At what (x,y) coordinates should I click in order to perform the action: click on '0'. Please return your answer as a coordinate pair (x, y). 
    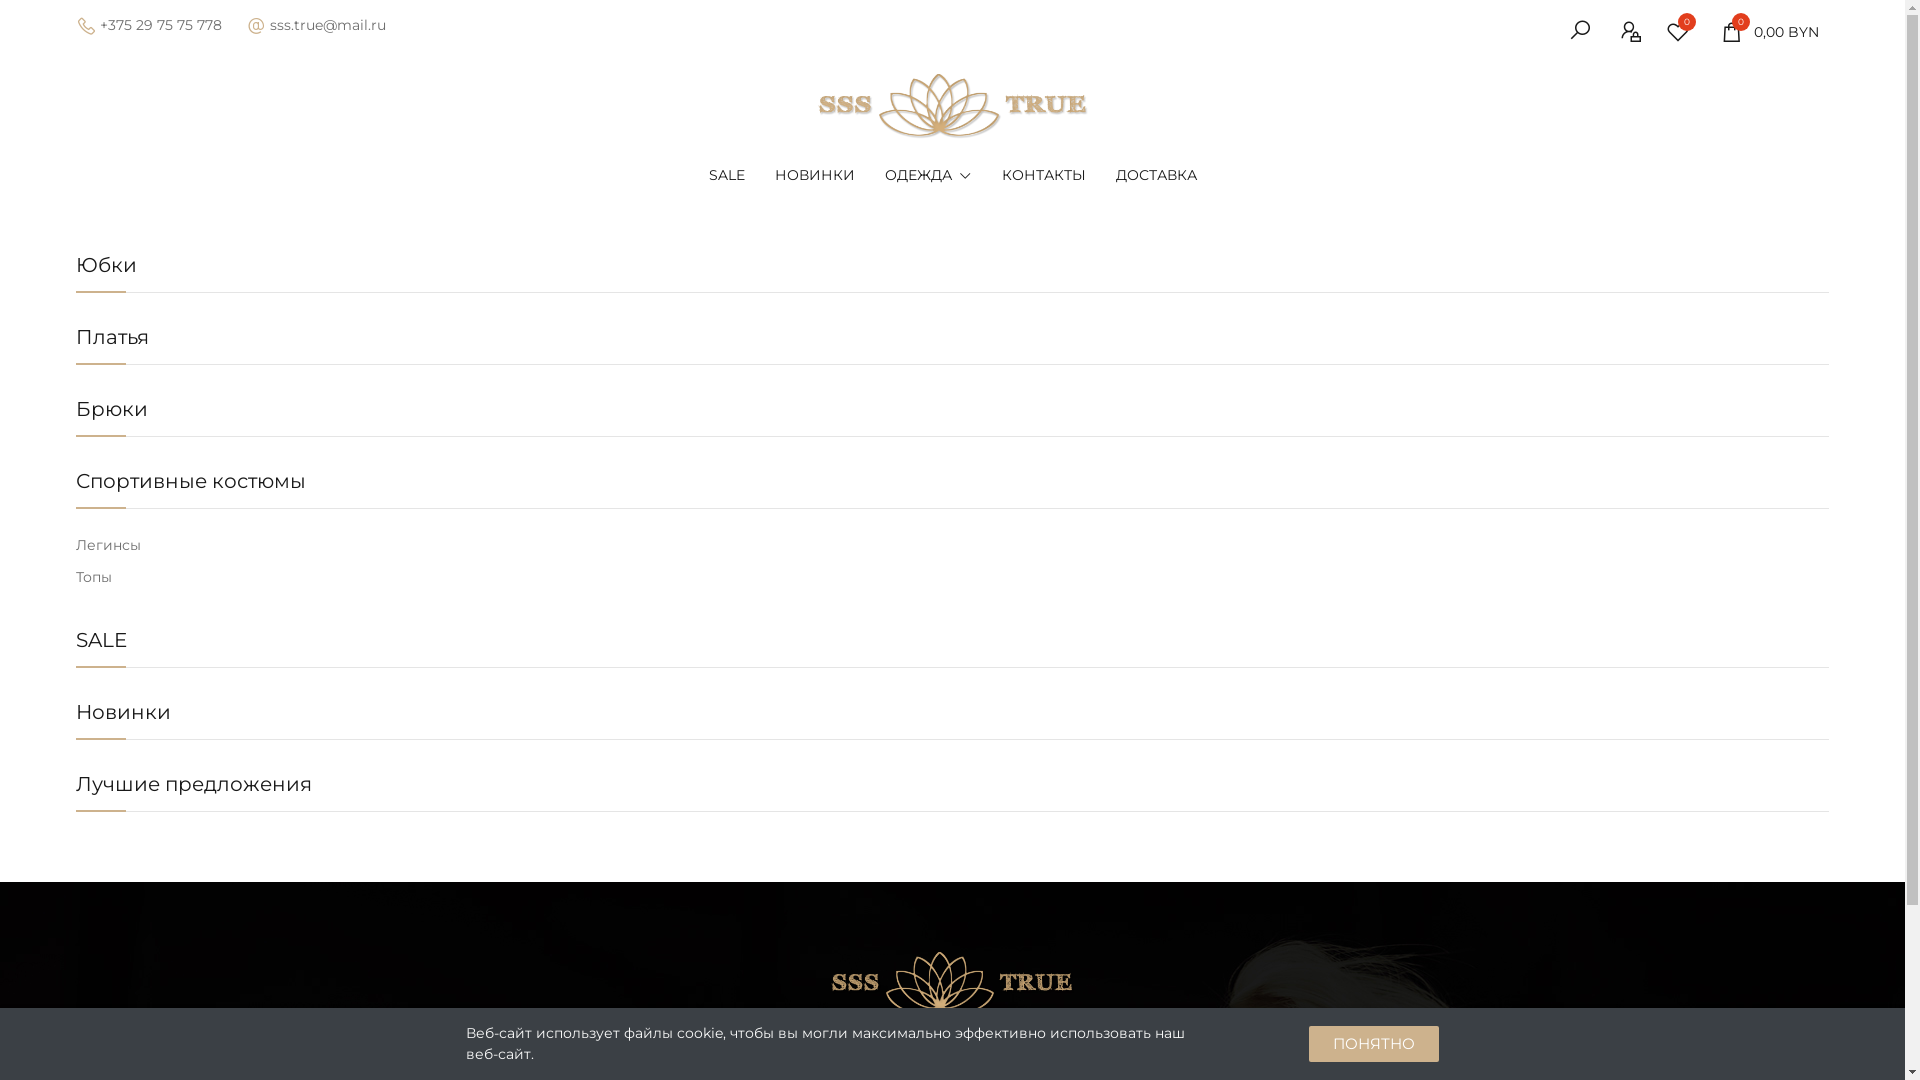
    Looking at the image, I should click on (1682, 31).